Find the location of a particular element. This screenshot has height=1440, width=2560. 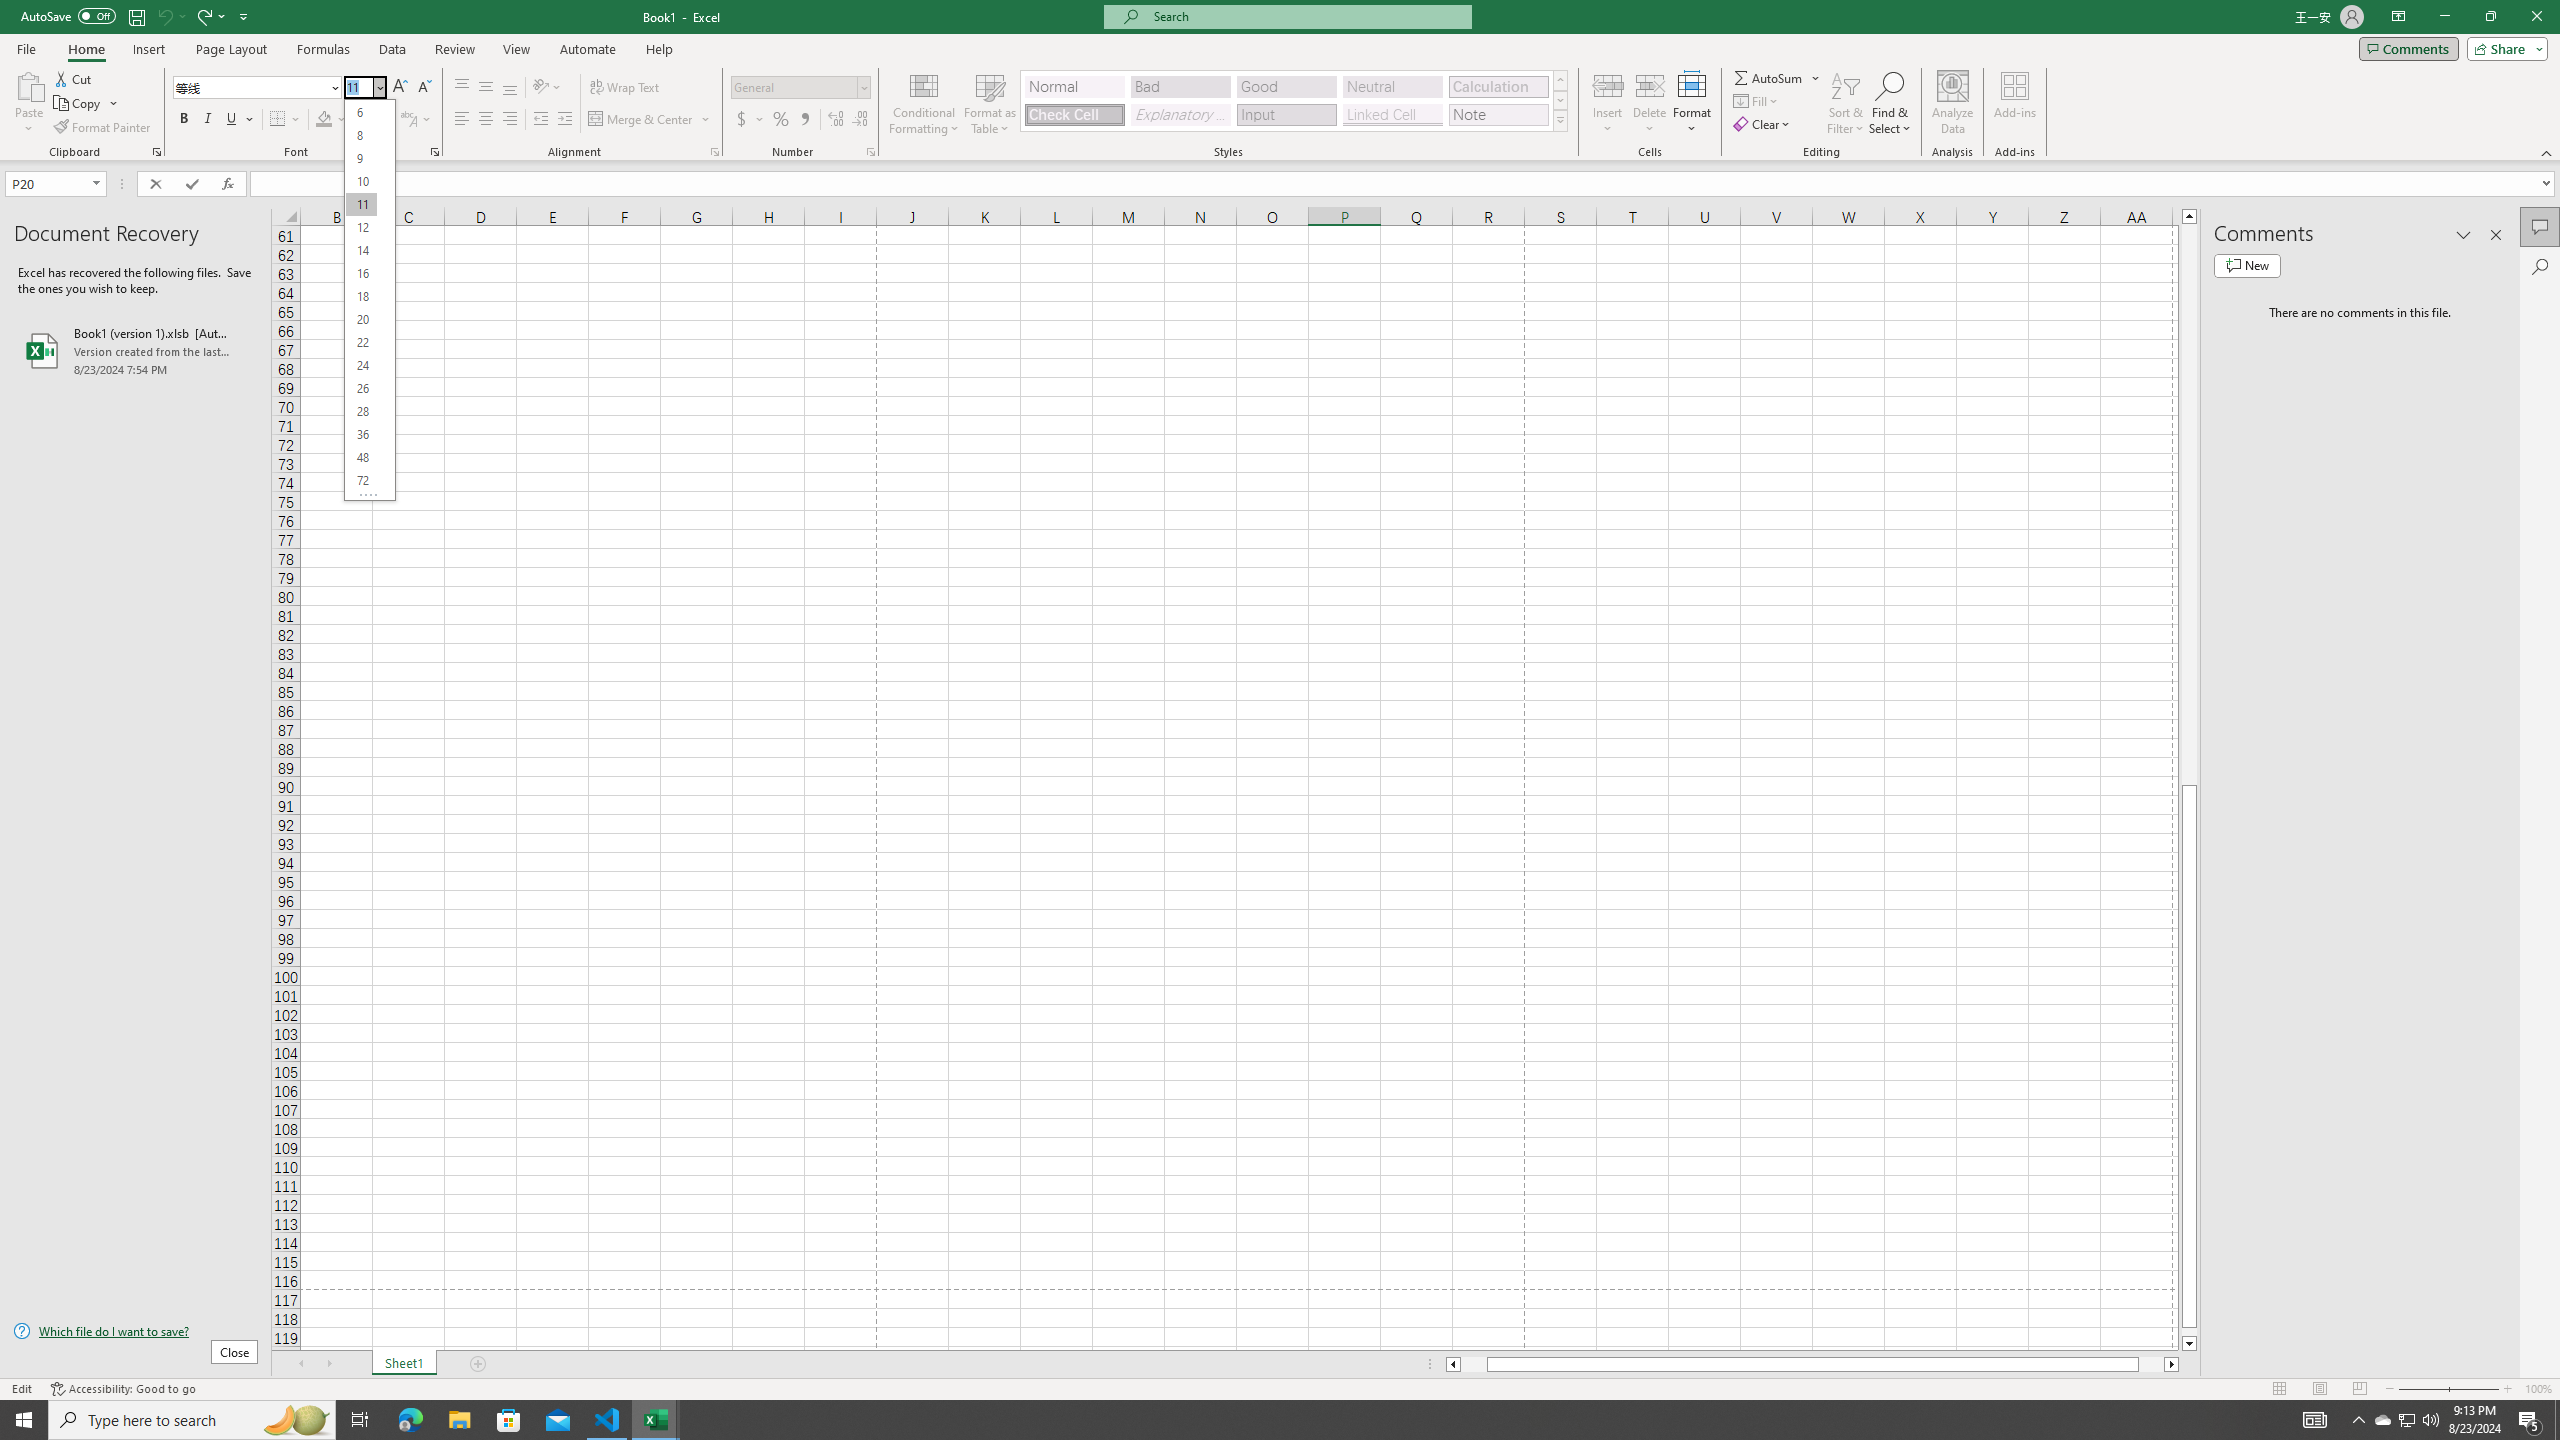

'Percent Style' is located at coordinates (779, 118).